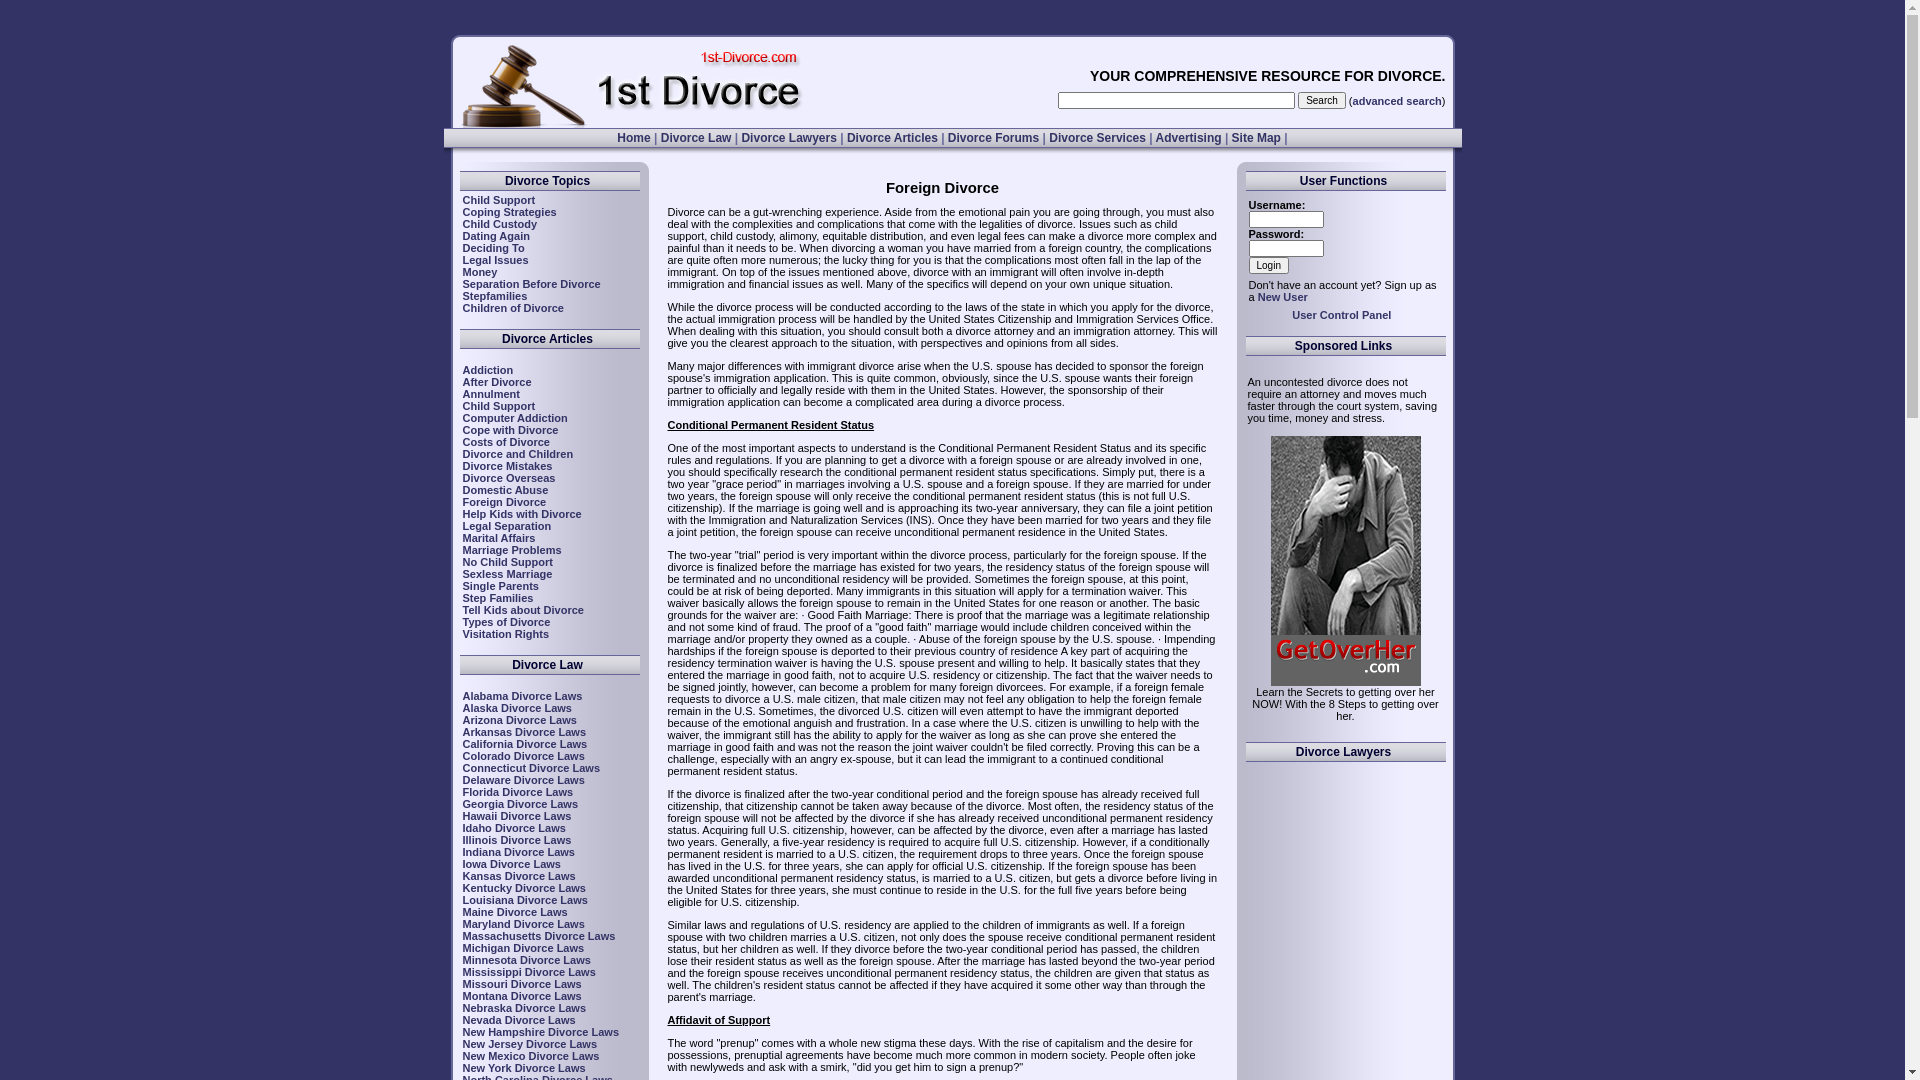  What do you see at coordinates (499, 223) in the screenshot?
I see `'Child Custody'` at bounding box center [499, 223].